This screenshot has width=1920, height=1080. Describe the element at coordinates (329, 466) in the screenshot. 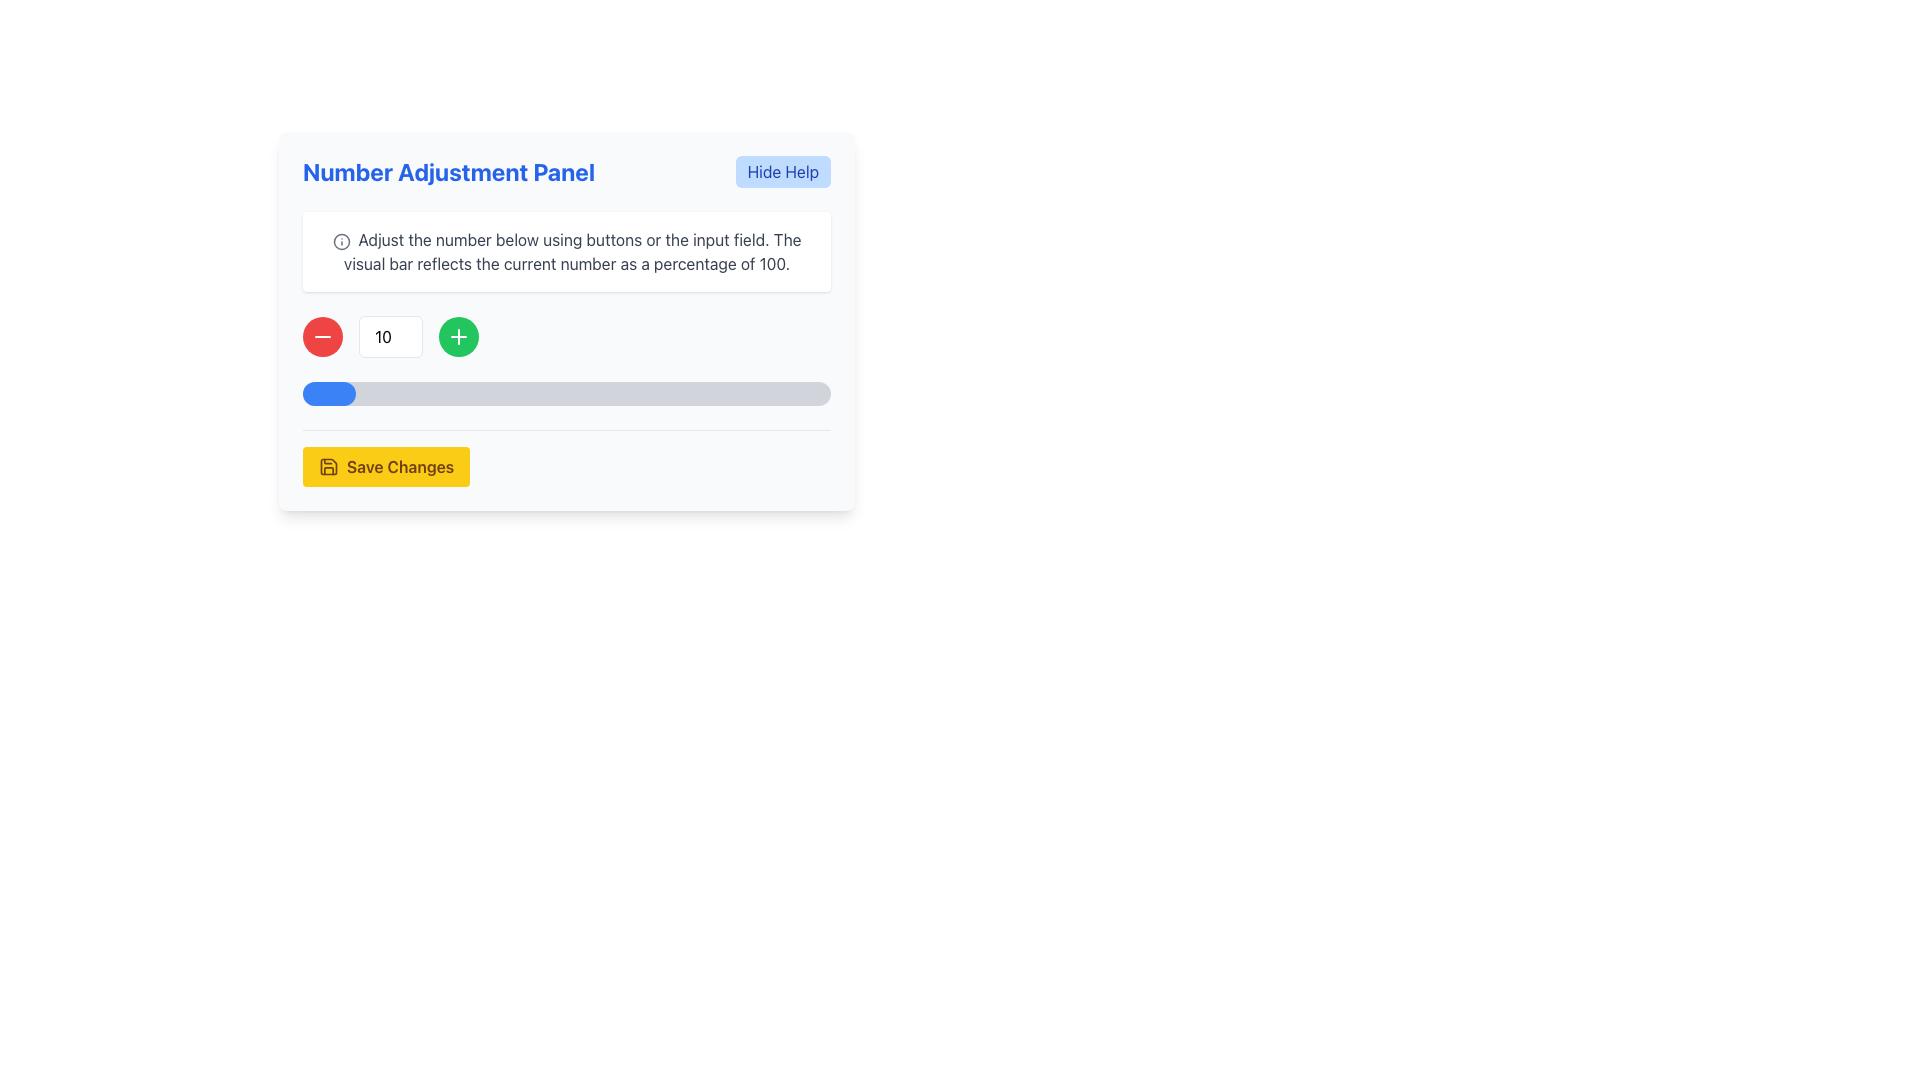

I see `the 'save' icon located on the left side of the 'Save Changes' button at the bottom center of the panel` at that location.